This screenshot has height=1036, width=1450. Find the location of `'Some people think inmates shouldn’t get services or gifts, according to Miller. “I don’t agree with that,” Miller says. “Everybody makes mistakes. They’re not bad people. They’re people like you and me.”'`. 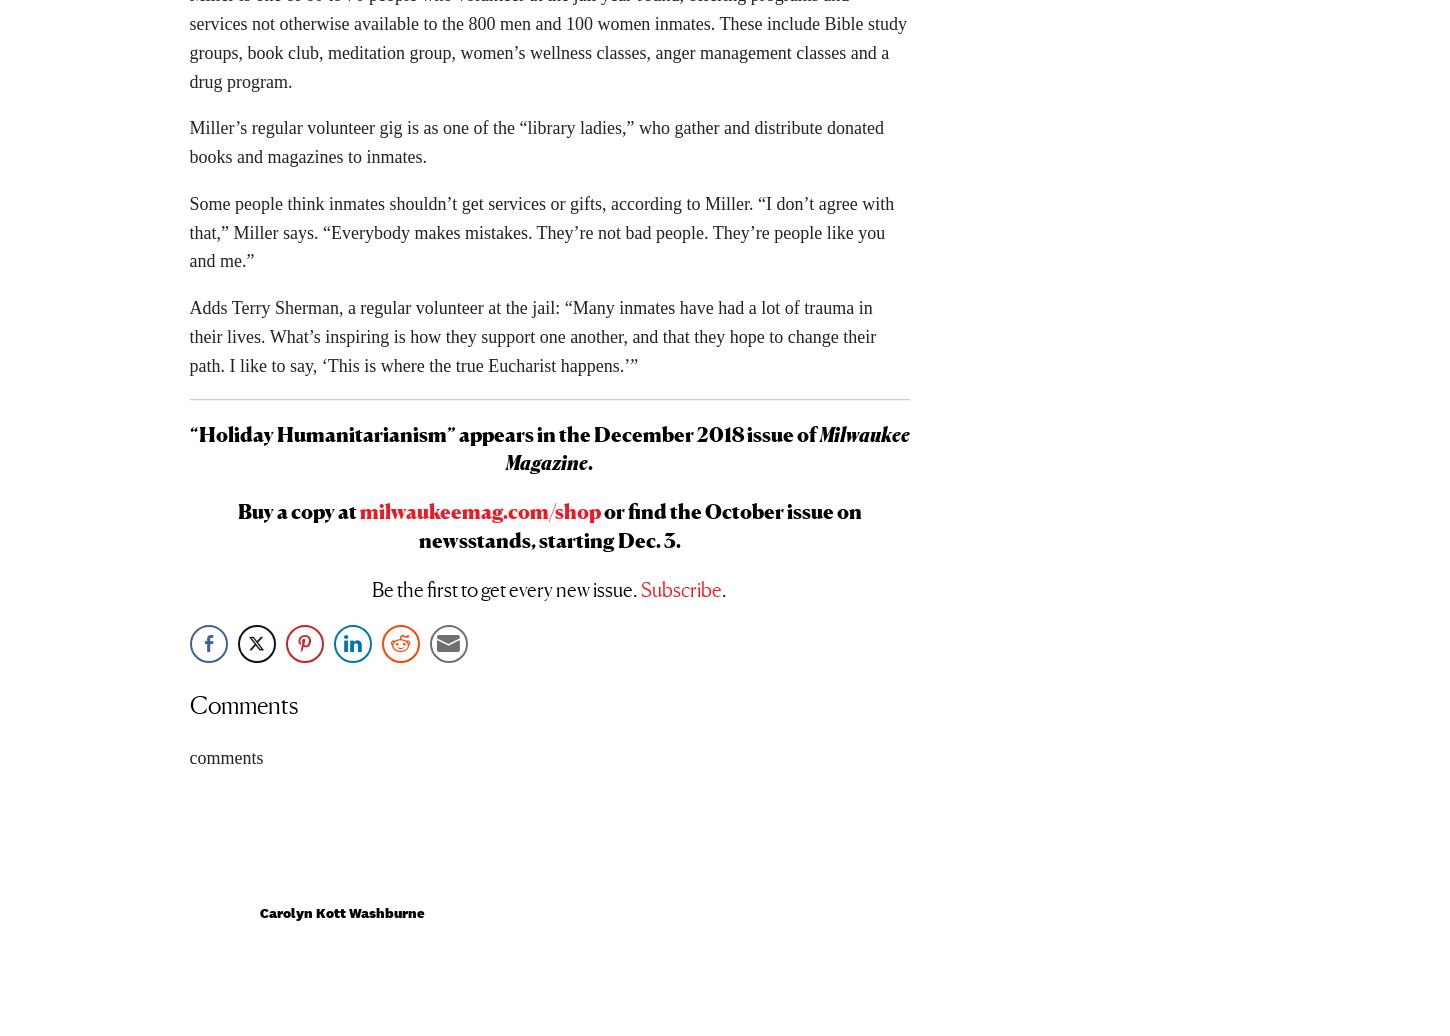

'Some people think inmates shouldn’t get services or gifts, according to Miller. “I don’t agree with that,” Miller says. “Everybody makes mistakes. They’re not bad people. They’re people like you and me.”' is located at coordinates (541, 239).